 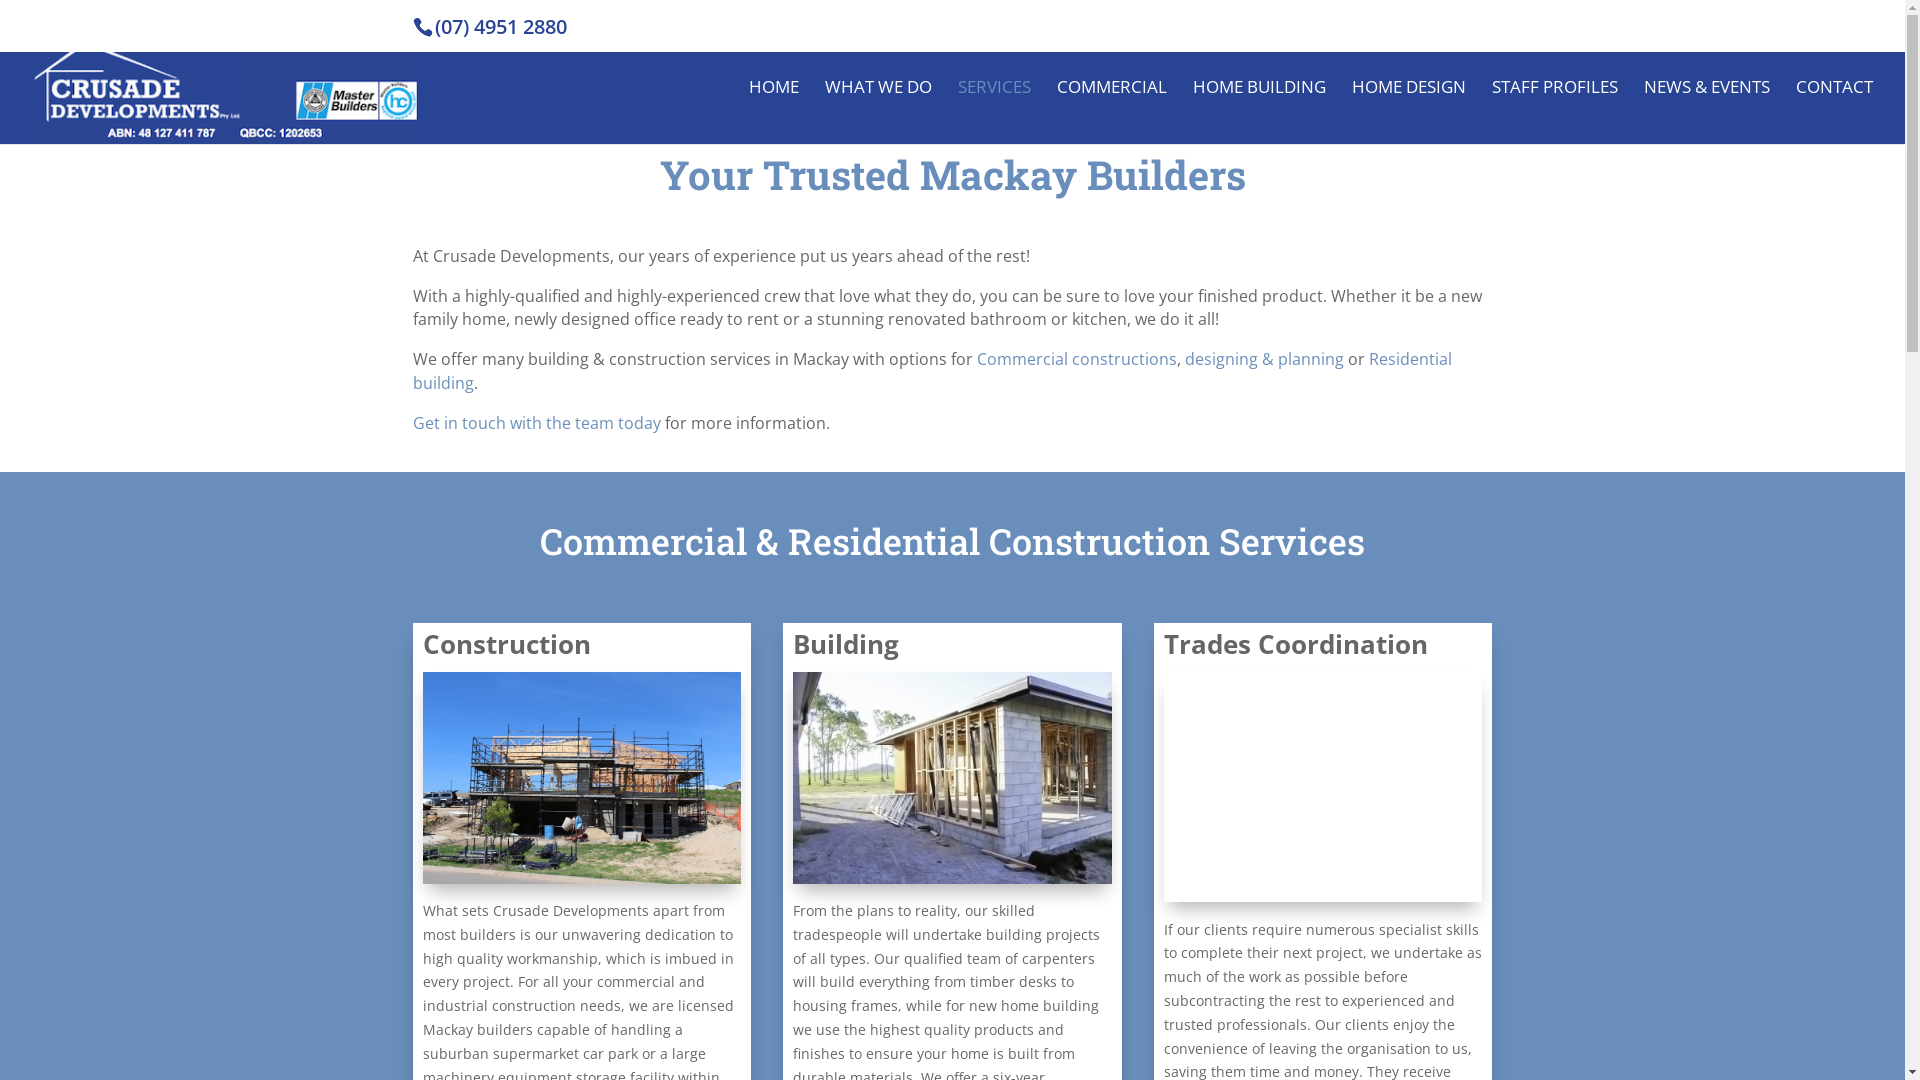 What do you see at coordinates (772, 111) in the screenshot?
I see `'HOME'` at bounding box center [772, 111].